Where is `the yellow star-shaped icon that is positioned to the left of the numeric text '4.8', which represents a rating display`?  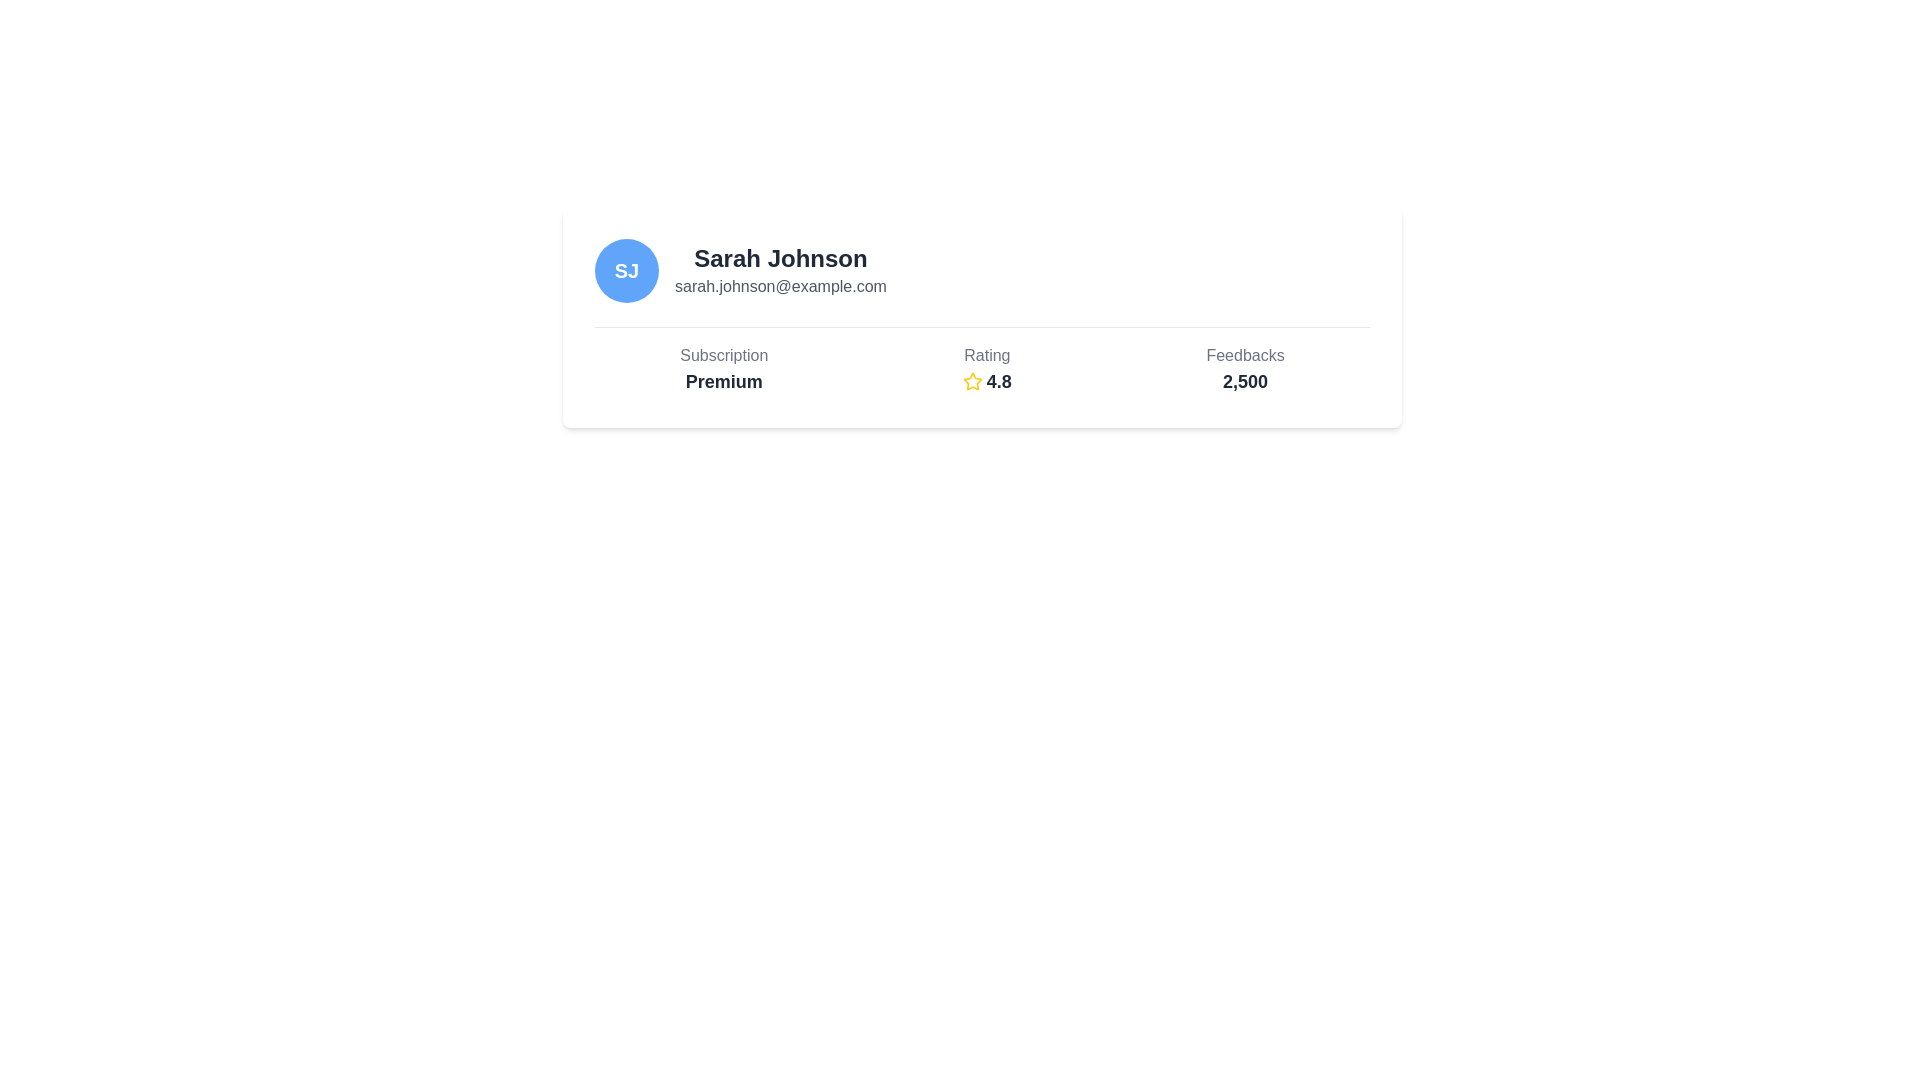
the yellow star-shaped icon that is positioned to the left of the numeric text '4.8', which represents a rating display is located at coordinates (972, 381).